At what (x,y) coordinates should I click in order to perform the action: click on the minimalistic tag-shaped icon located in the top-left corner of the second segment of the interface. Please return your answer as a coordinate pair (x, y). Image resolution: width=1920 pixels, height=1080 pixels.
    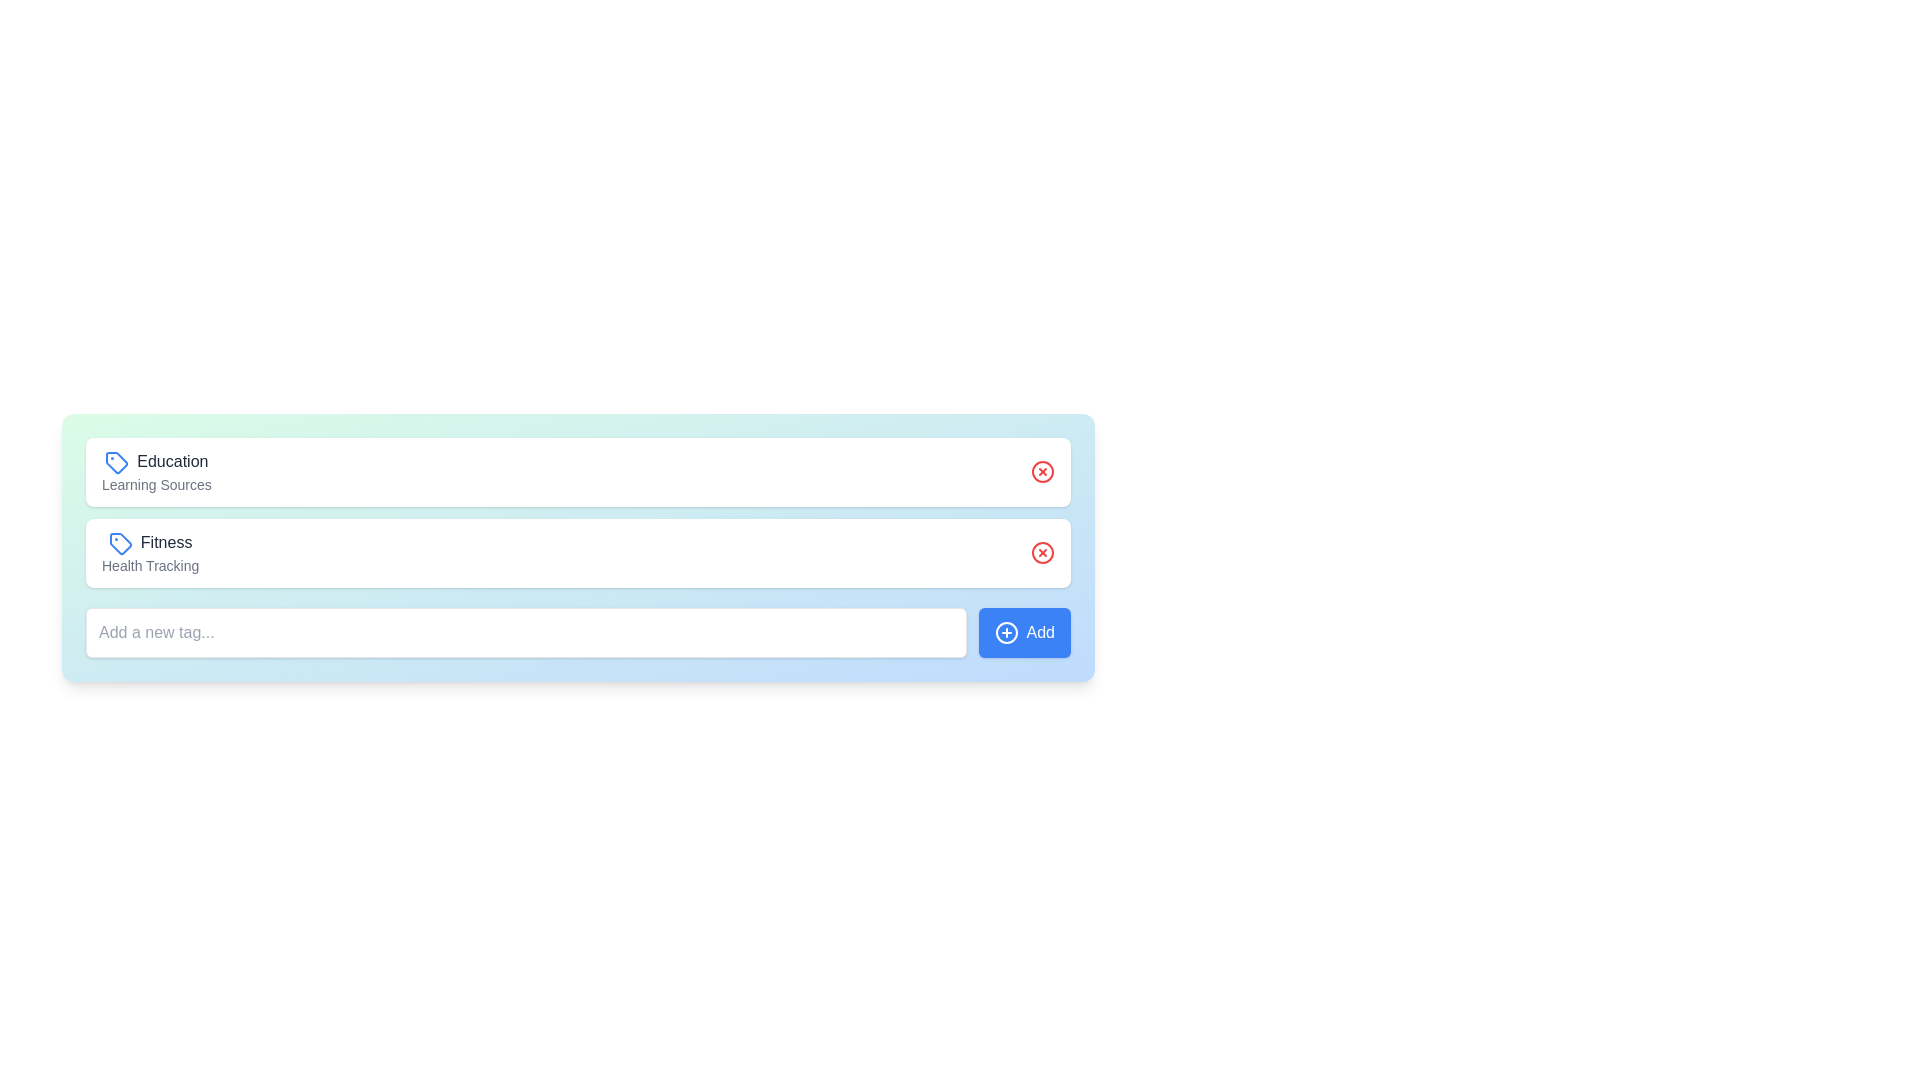
    Looking at the image, I should click on (116, 462).